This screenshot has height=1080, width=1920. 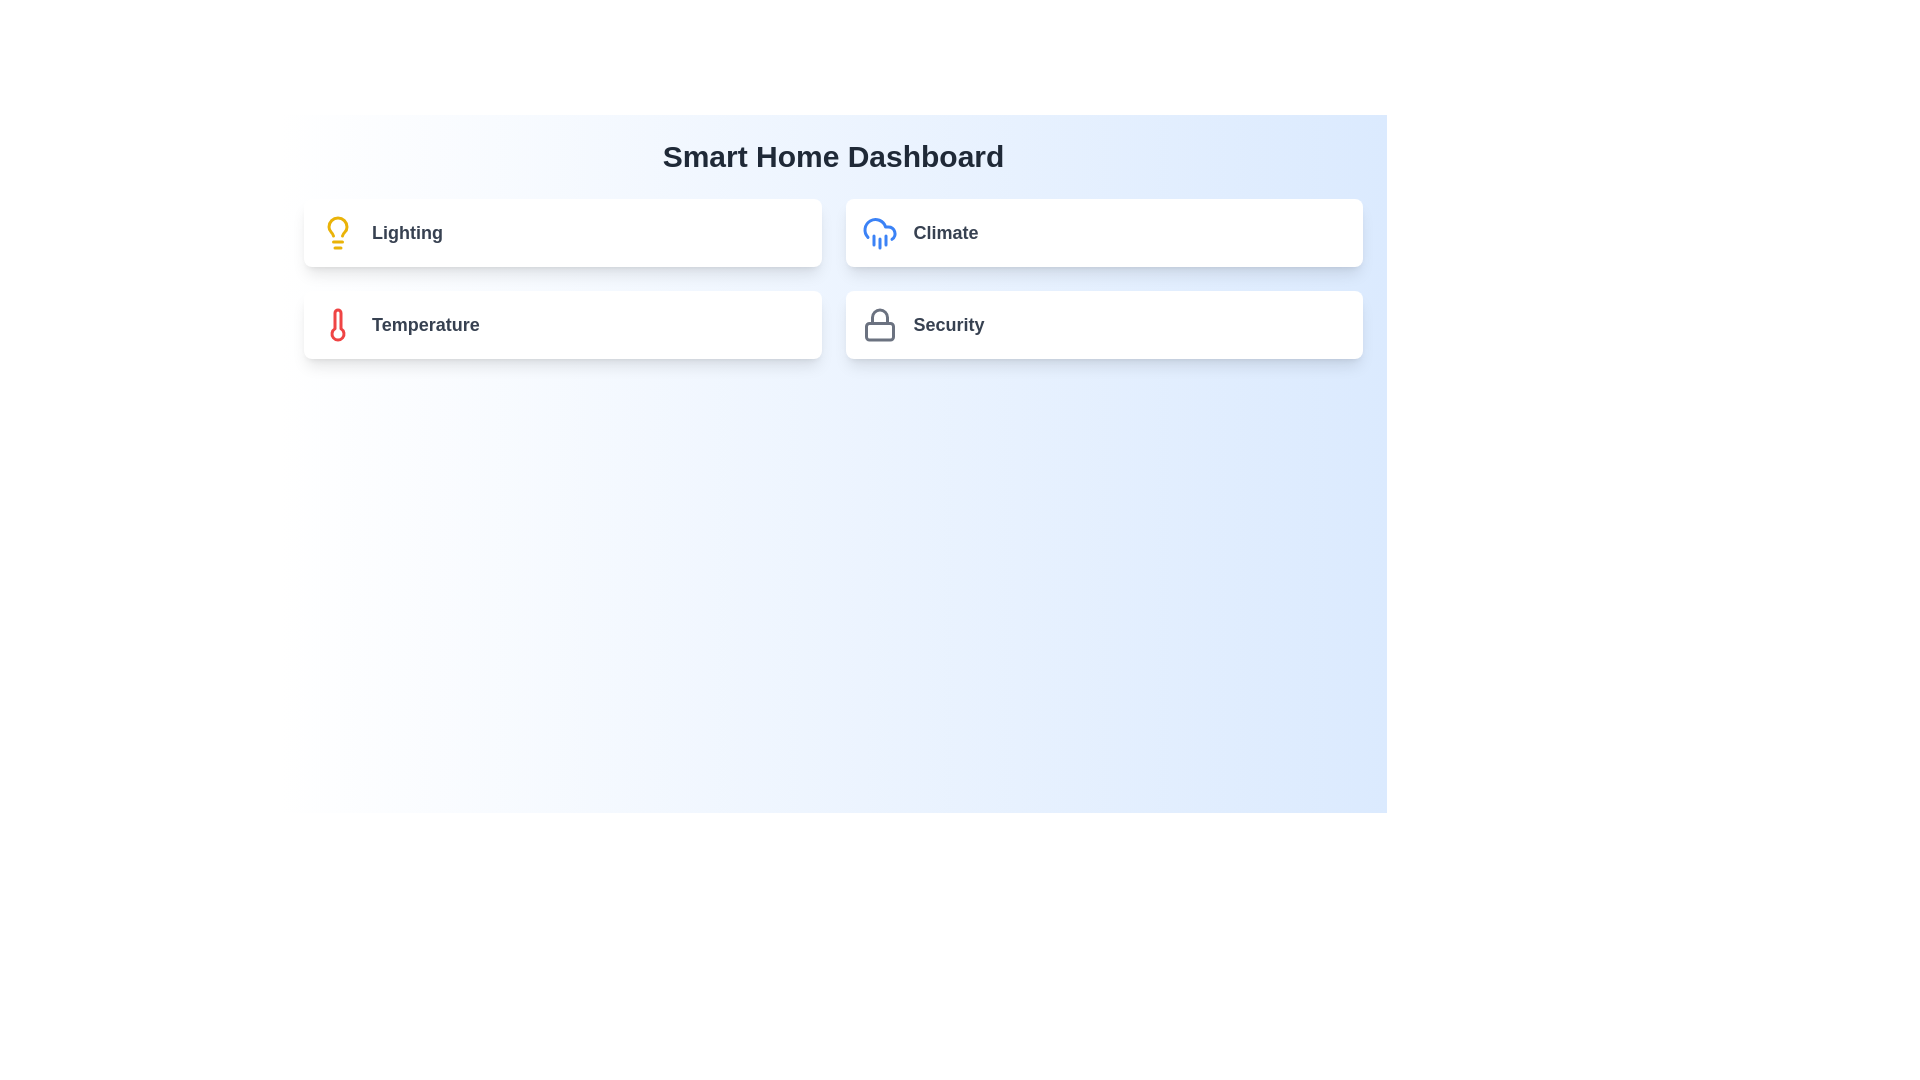 I want to click on the rounded rectangular graphical element located within the padlock icon, which is positioned near the bottom of the lock body adjacent to the 'Security' label, so click(x=879, y=330).